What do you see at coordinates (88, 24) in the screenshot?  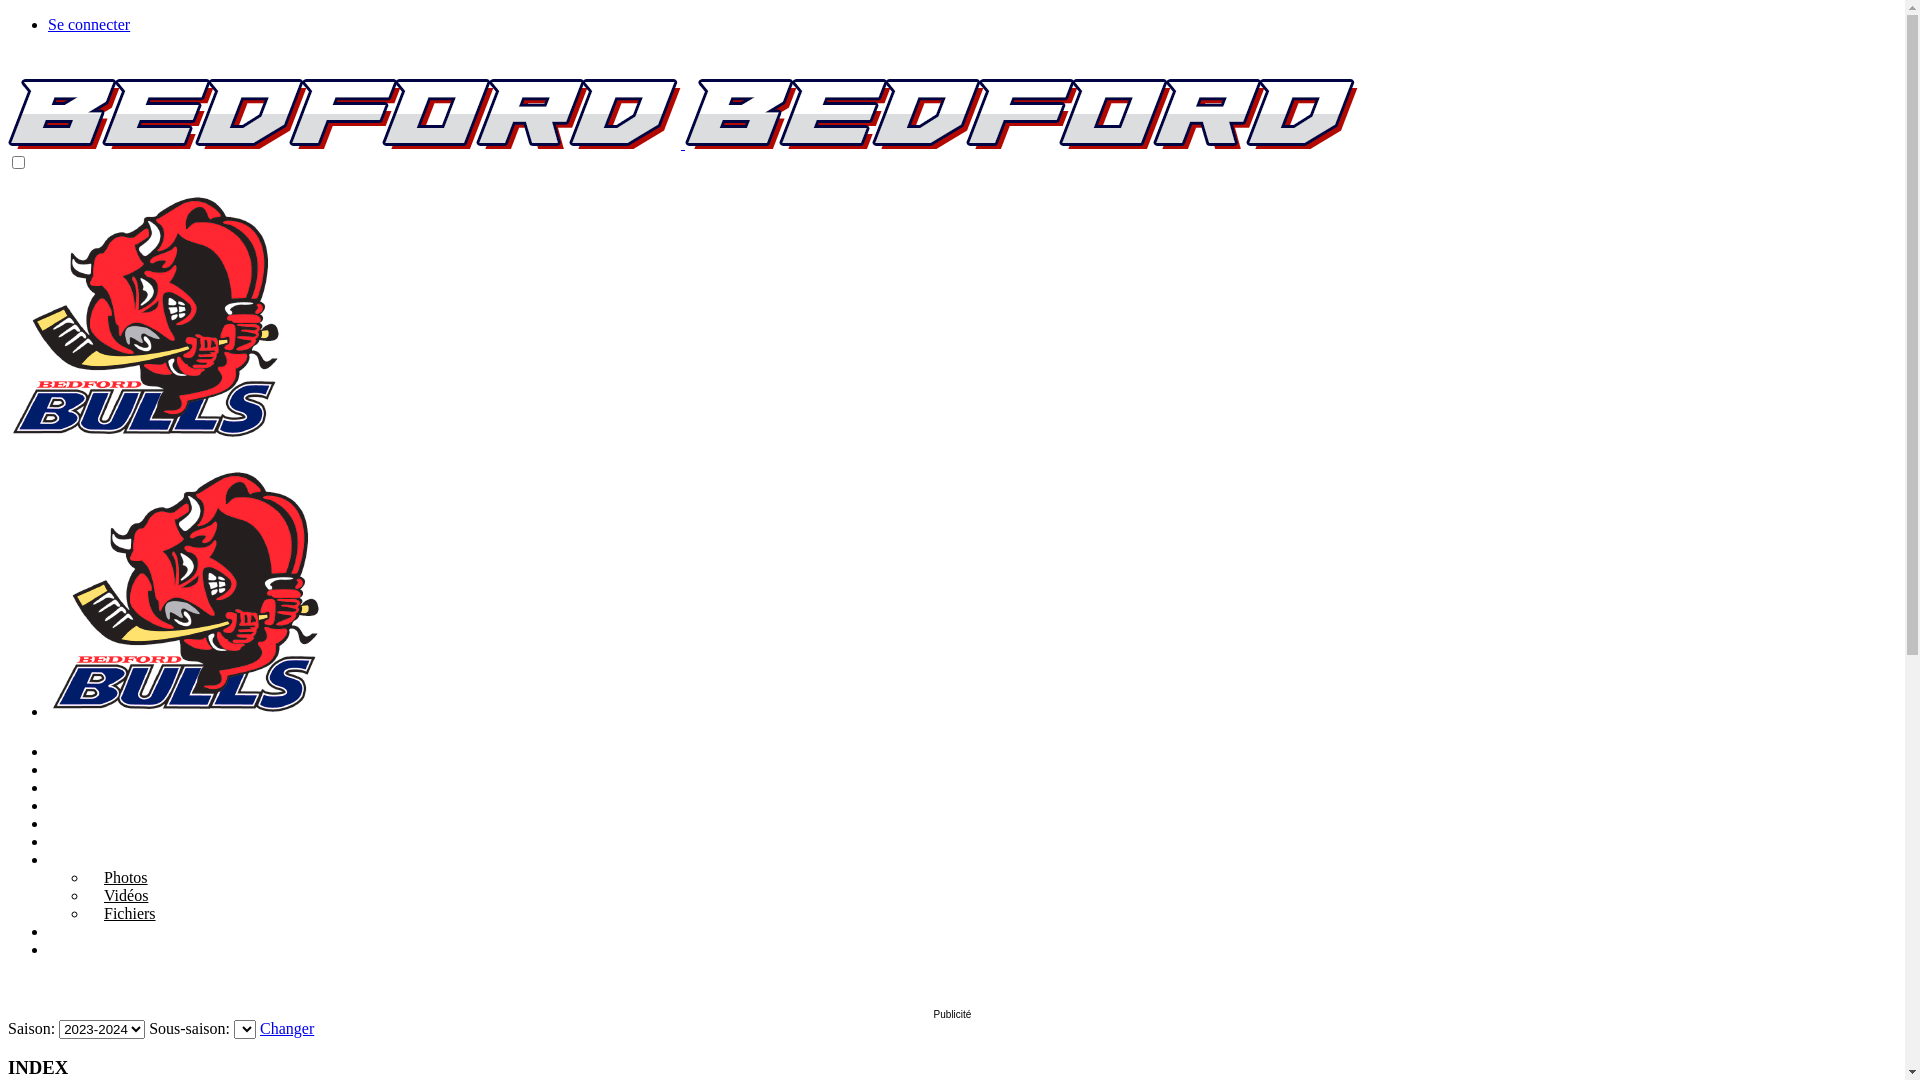 I see `'Se connecter'` at bounding box center [88, 24].